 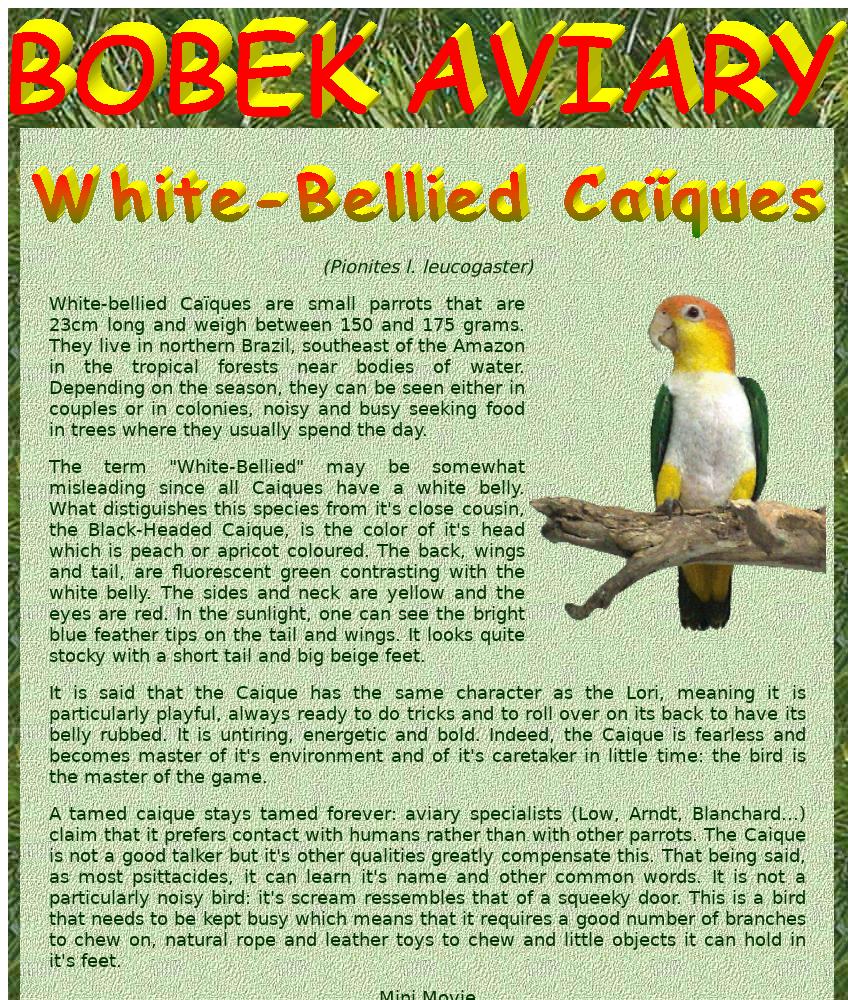 What do you see at coordinates (629, 733) in the screenshot?
I see `'que'` at bounding box center [629, 733].